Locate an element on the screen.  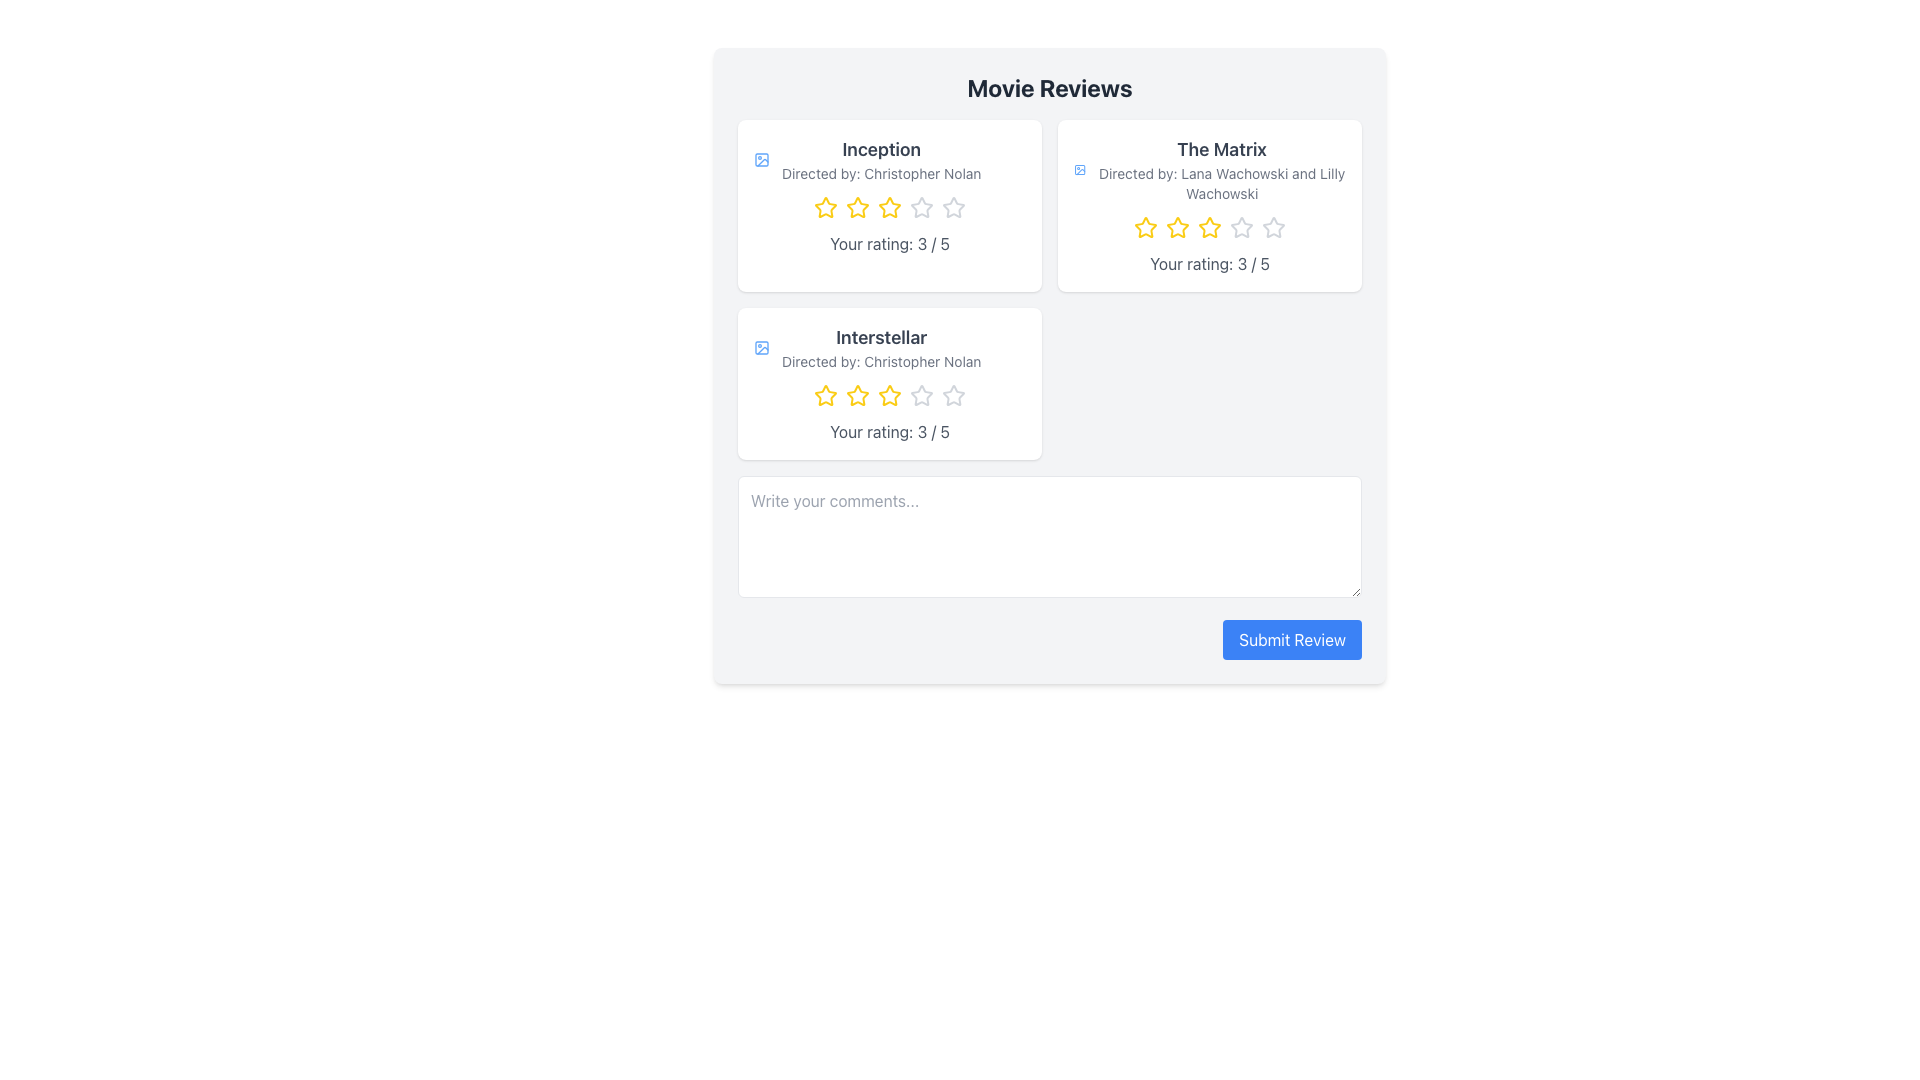
static text label displaying the user's rating for the movie 'The Matrix', which indicates it is 3 out of 5 stars, located at the bottom of the card component is located at coordinates (1208, 262).